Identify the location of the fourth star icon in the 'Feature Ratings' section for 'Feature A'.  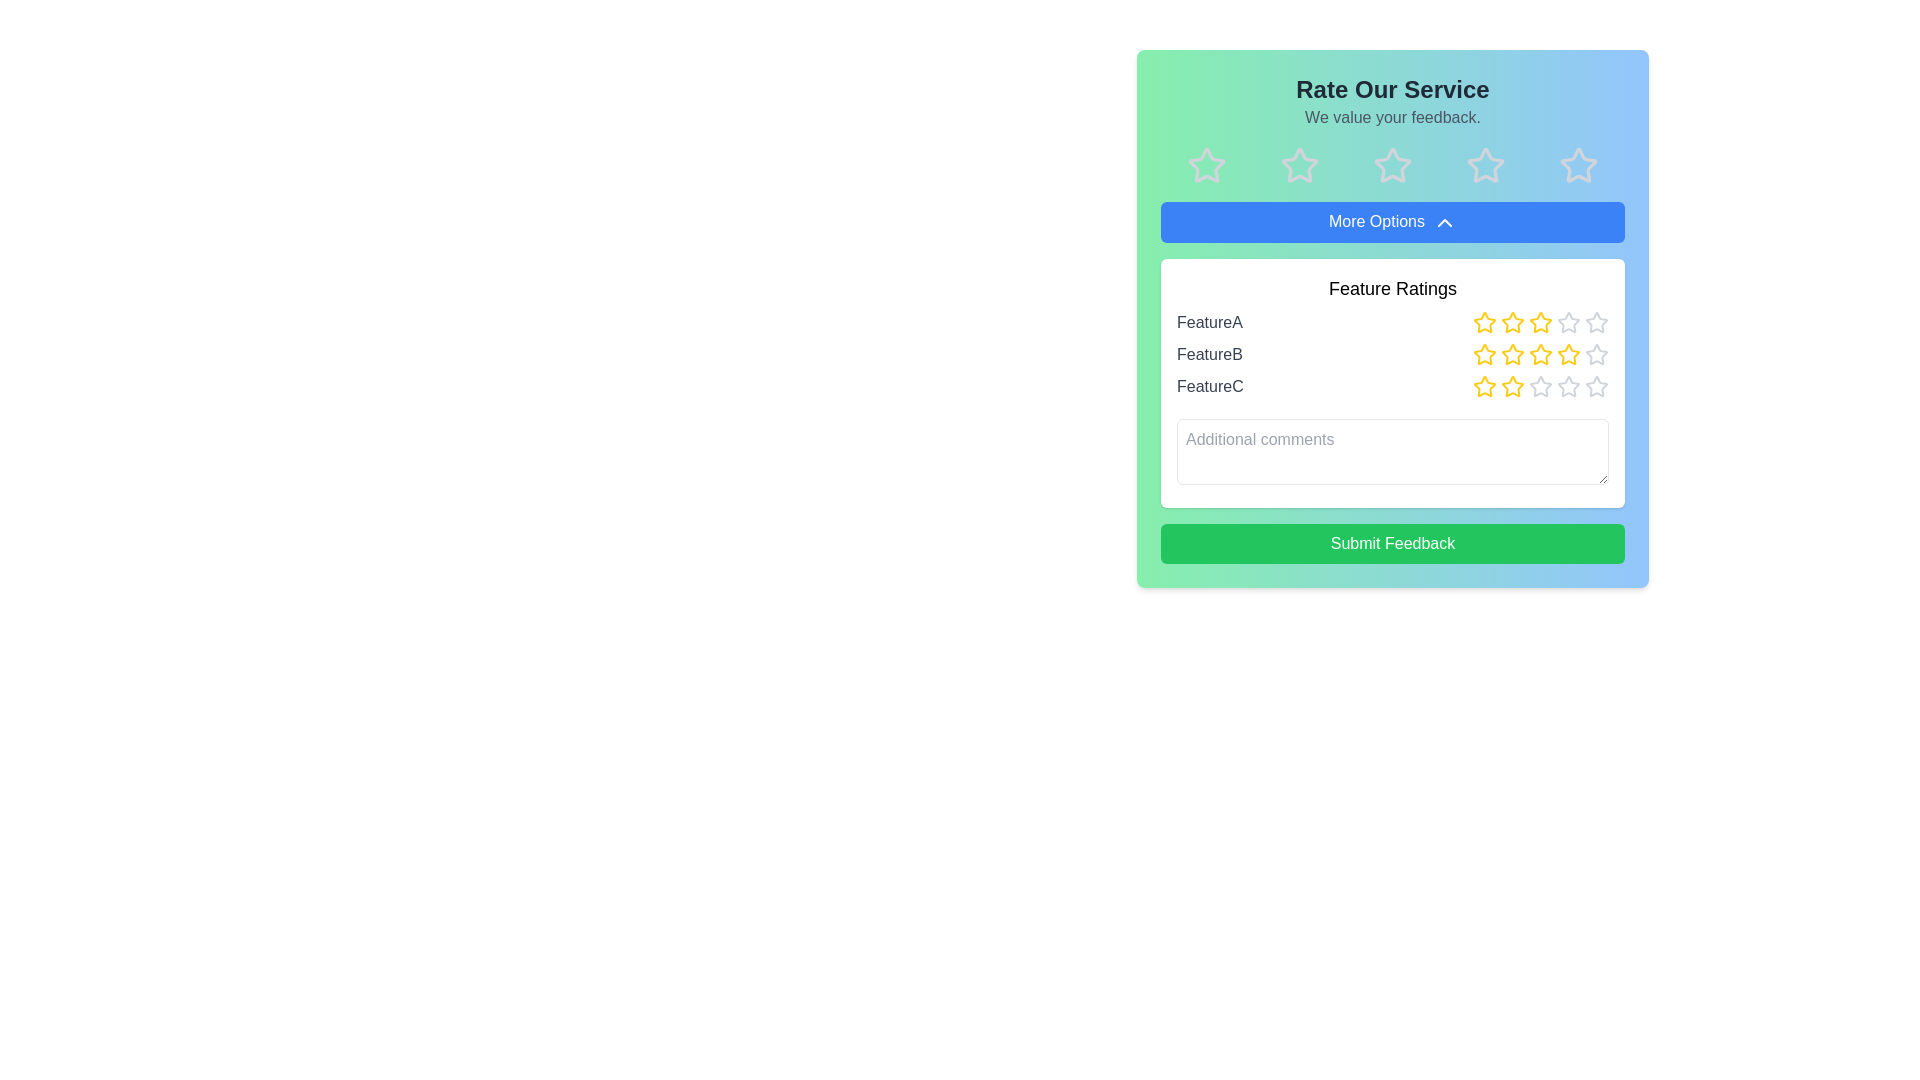
(1596, 321).